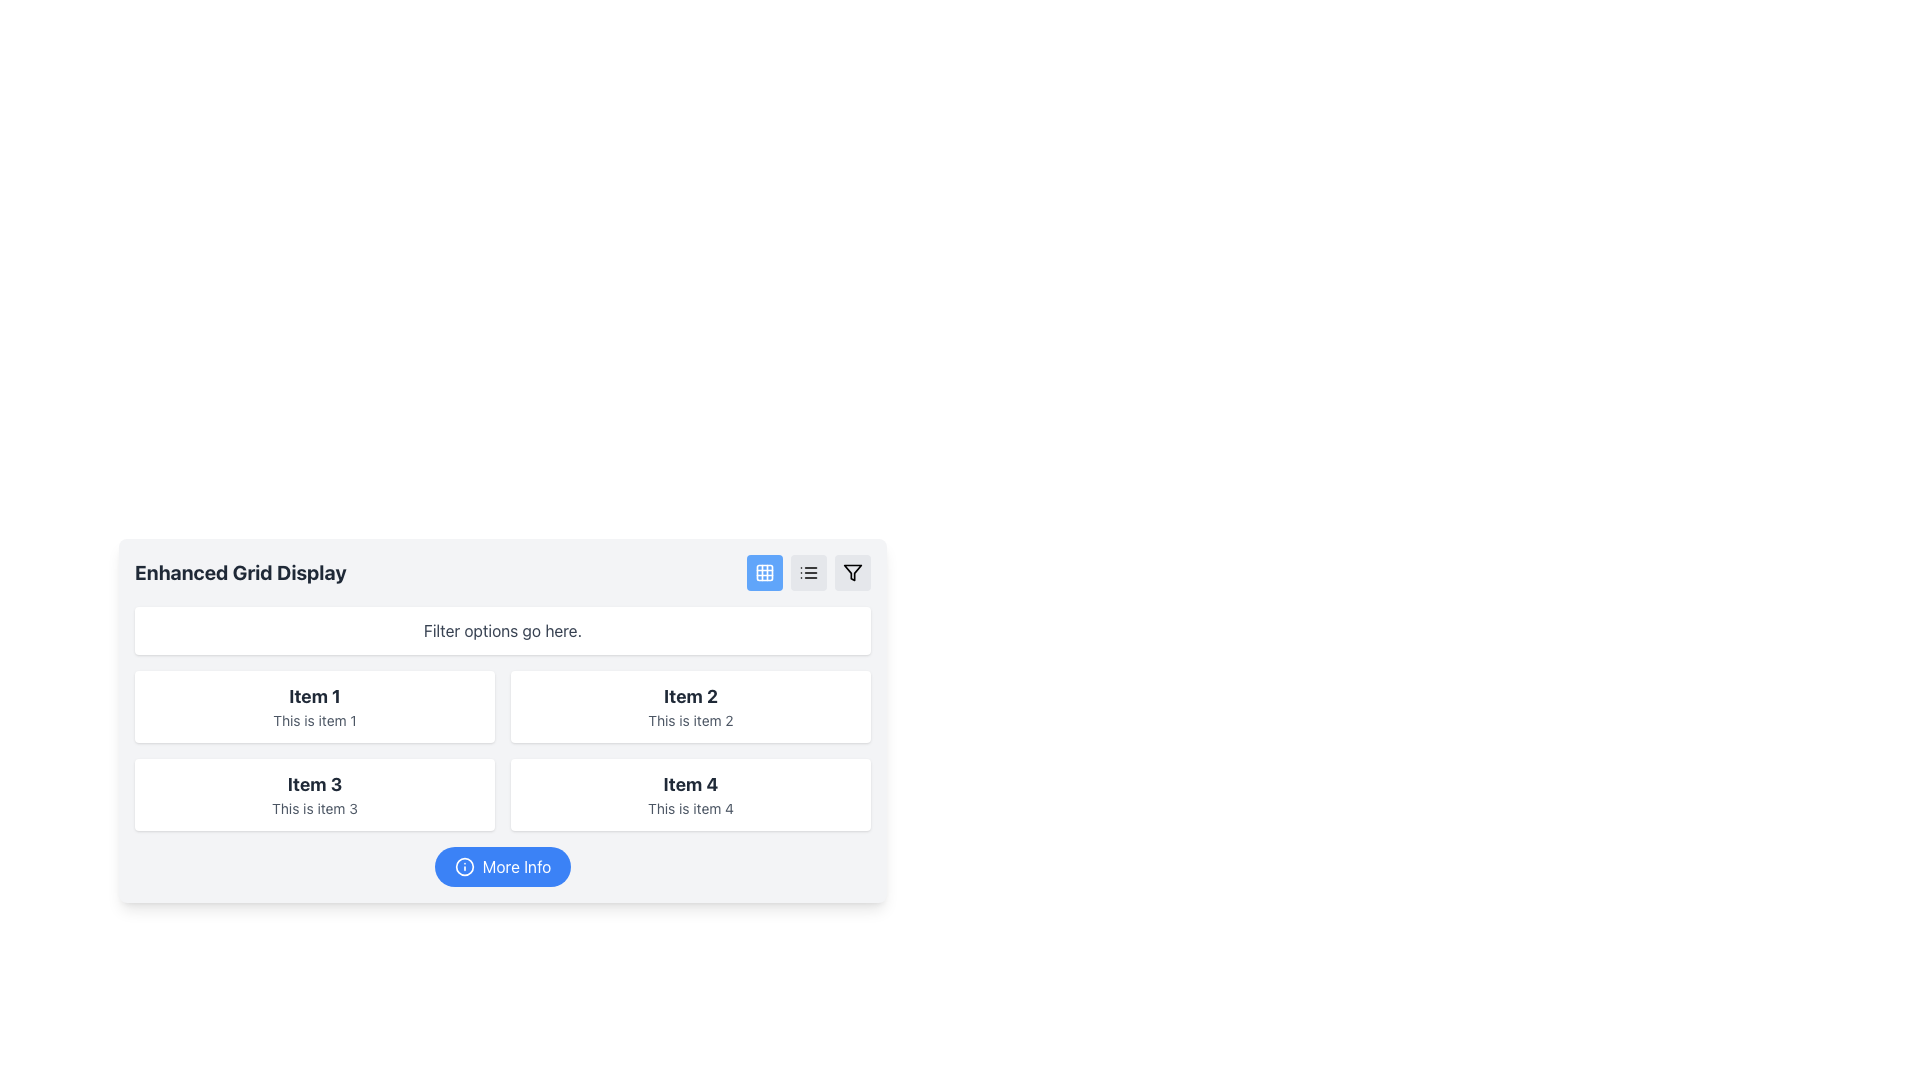 The width and height of the screenshot is (1920, 1080). I want to click on the Content card that displays 'Item 3' in bold text and has a white background with rounded corners, located in the lower row of a 2x2 grid layout, so click(314, 793).